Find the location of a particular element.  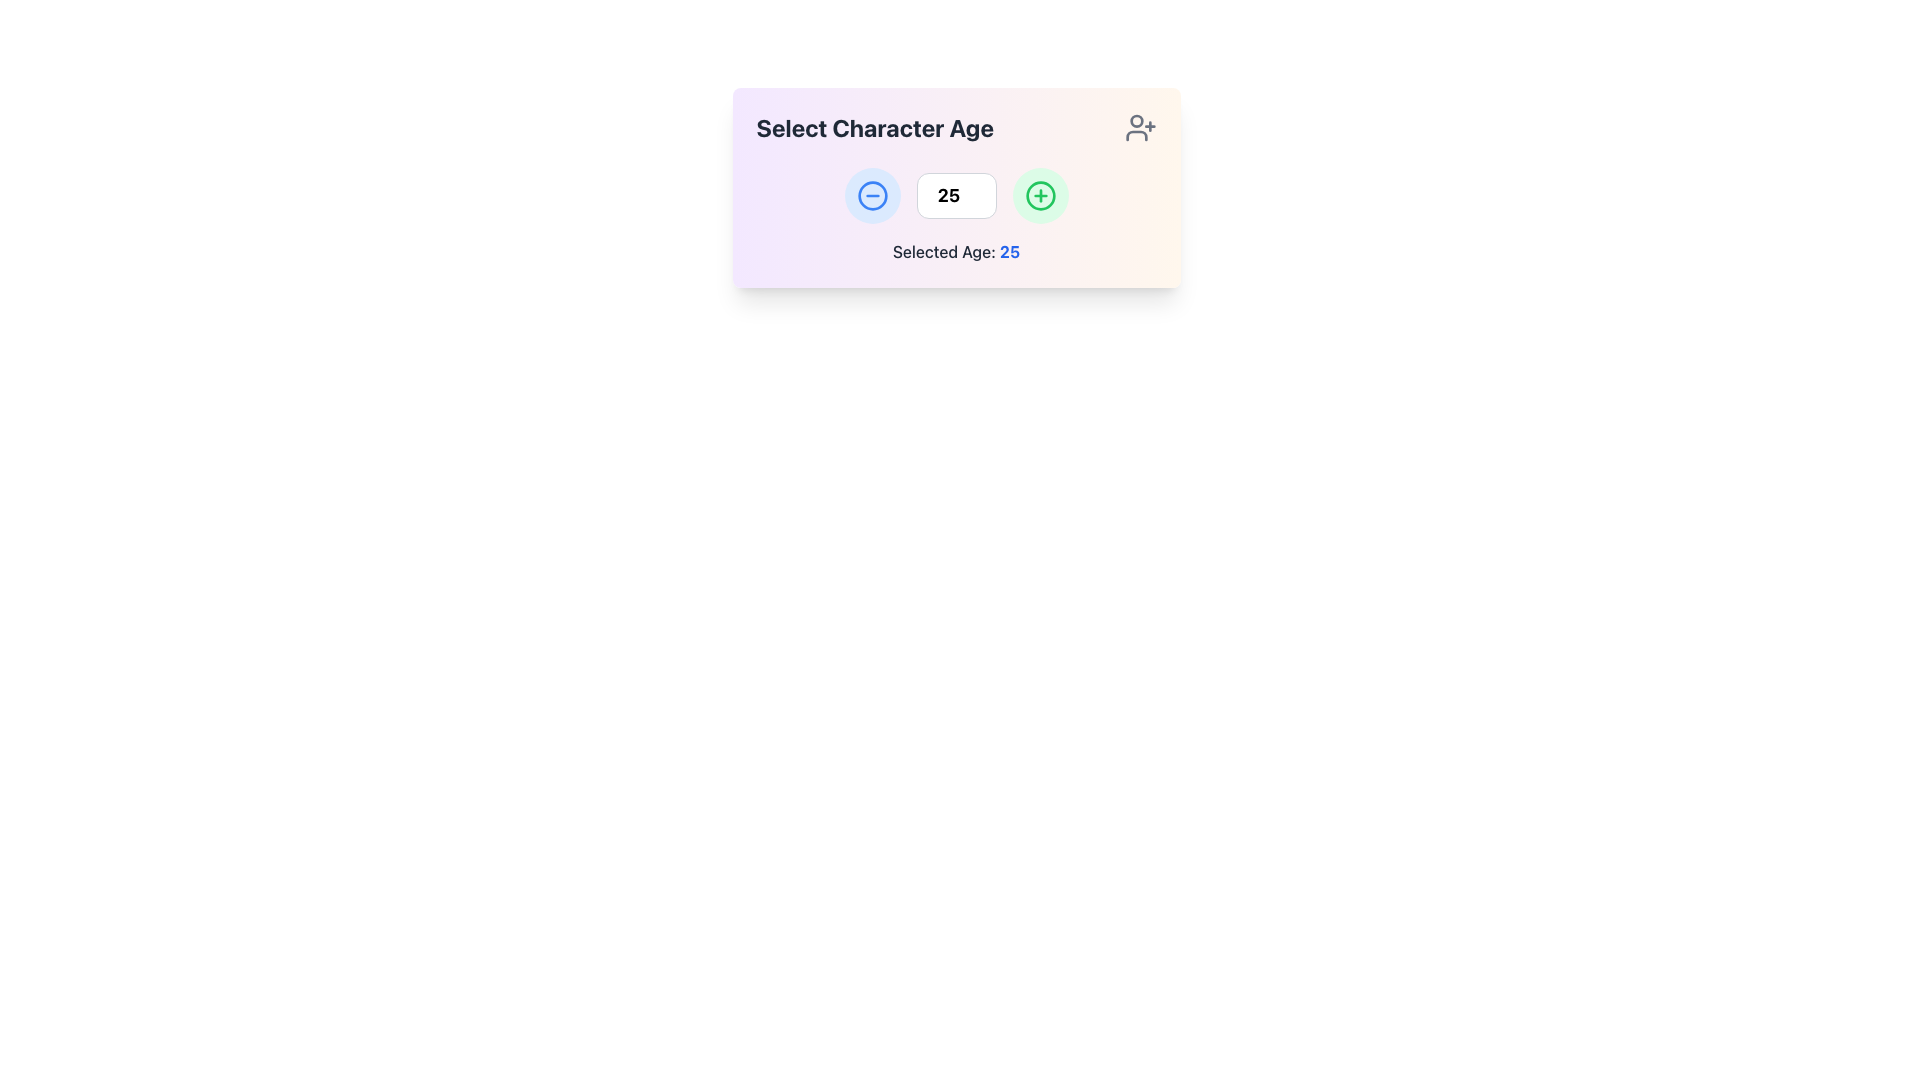

the green circular button with a plus sign in the top-right portion of the interactive area to increase the value is located at coordinates (1040, 196).